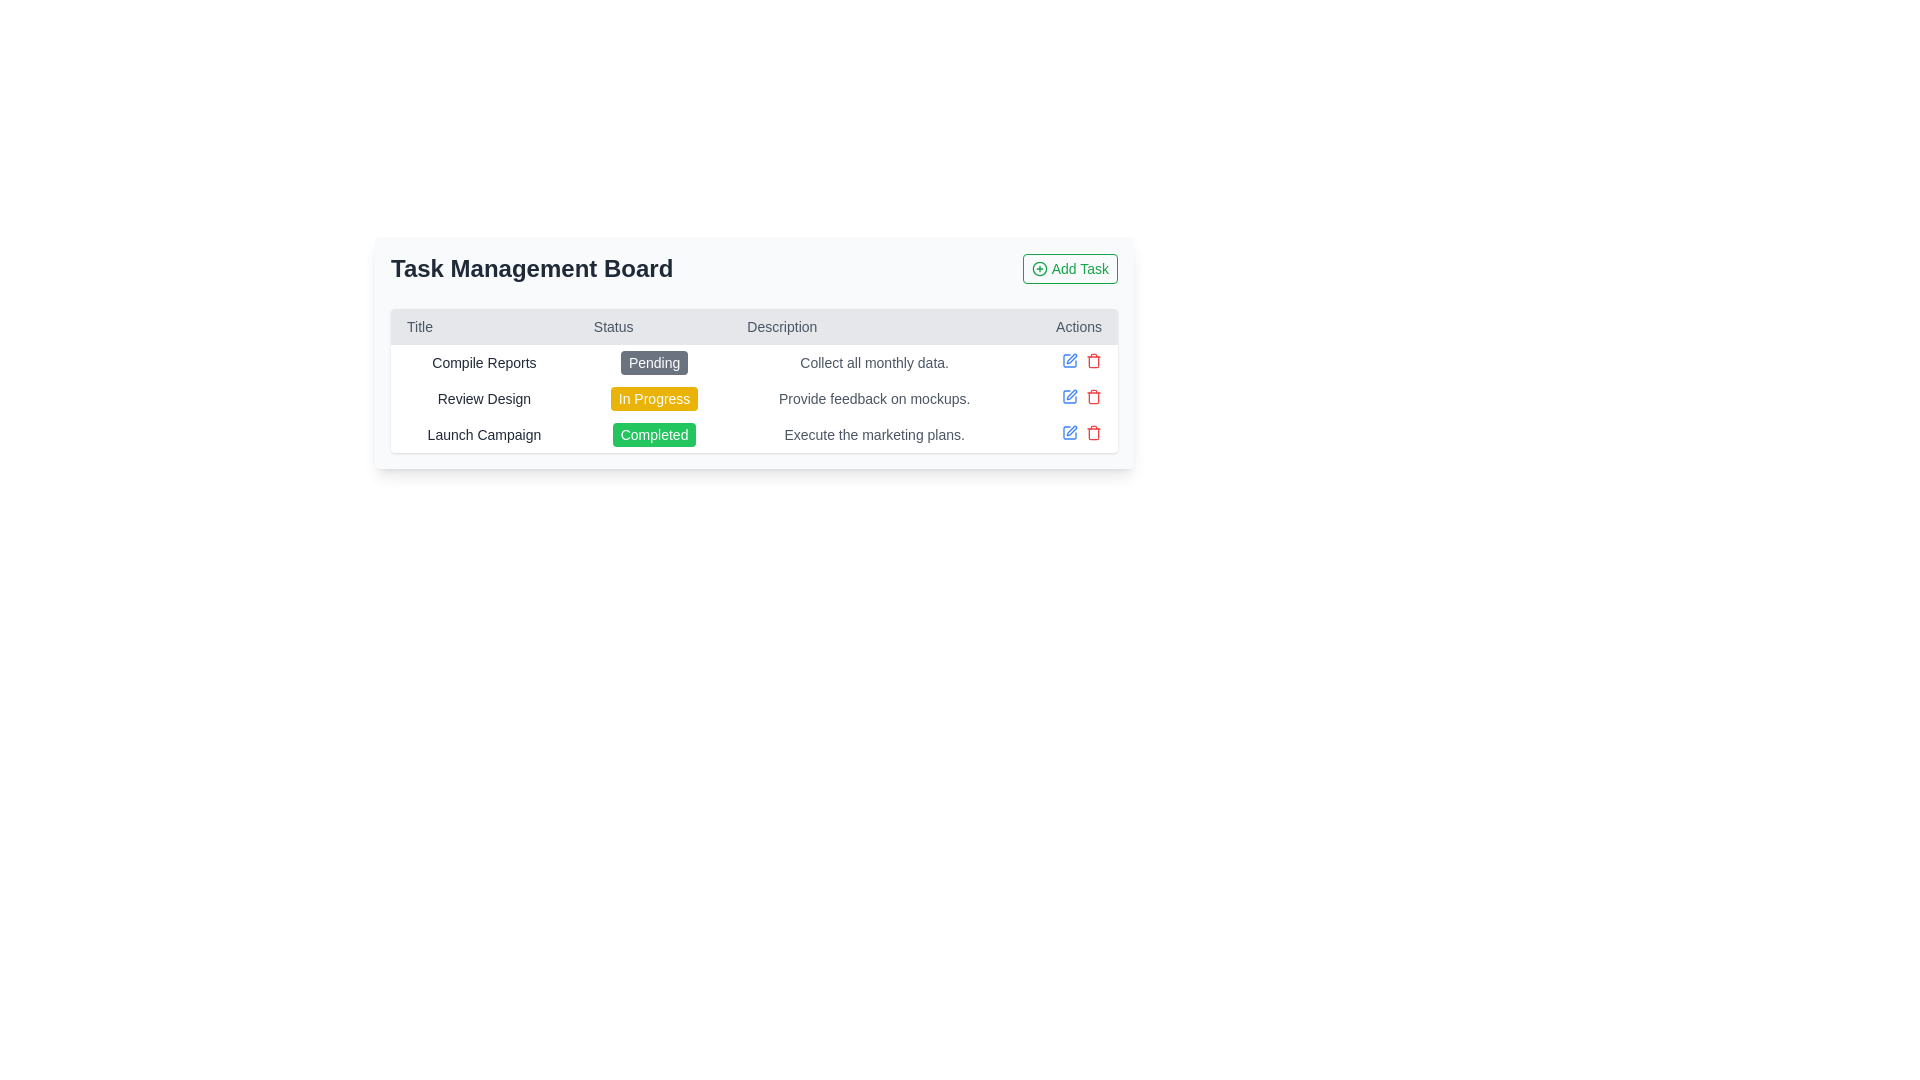 This screenshot has height=1080, width=1920. Describe the element at coordinates (484, 434) in the screenshot. I see `the 'Launch Campaign' text label` at that location.